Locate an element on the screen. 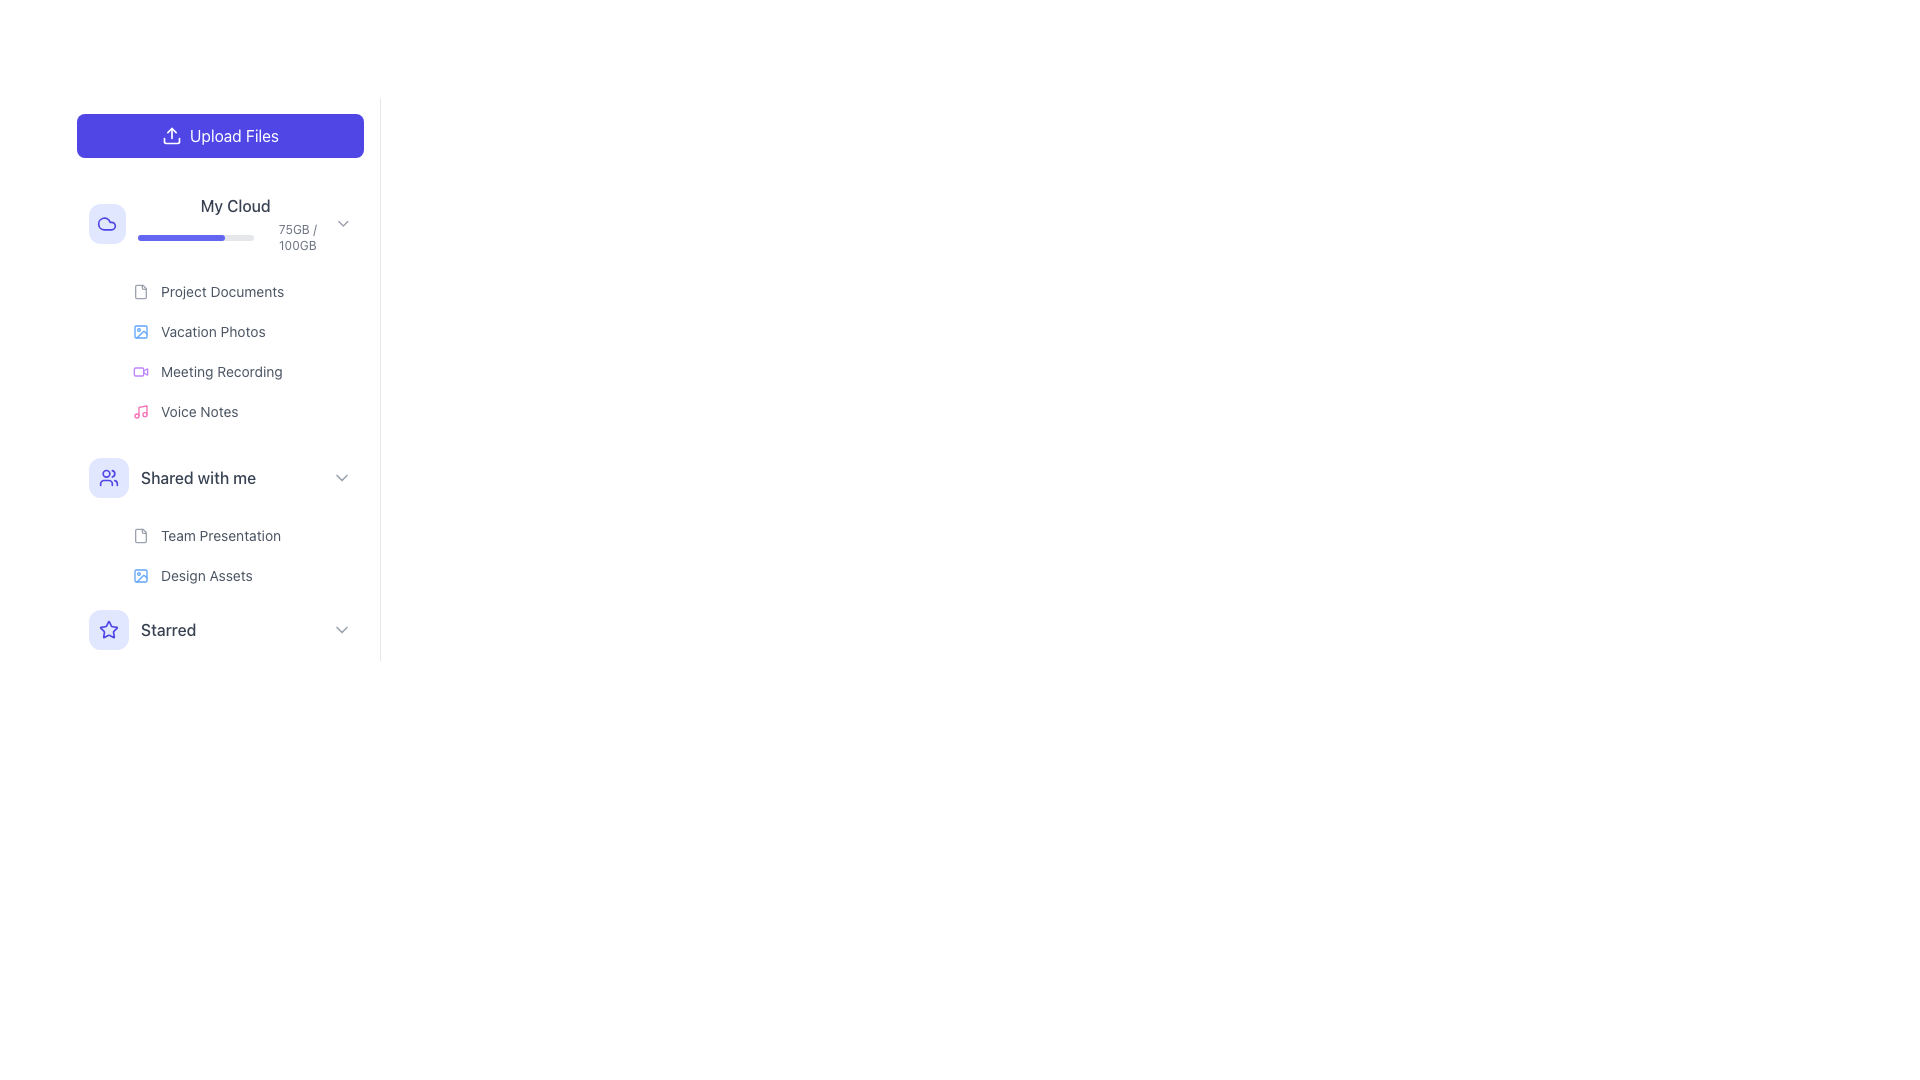 The height and width of the screenshot is (1080, 1920). the upward arrow SVG icon representing the upload action, which is located within the 'Upload Files' button at the top left of the interface is located at coordinates (171, 135).